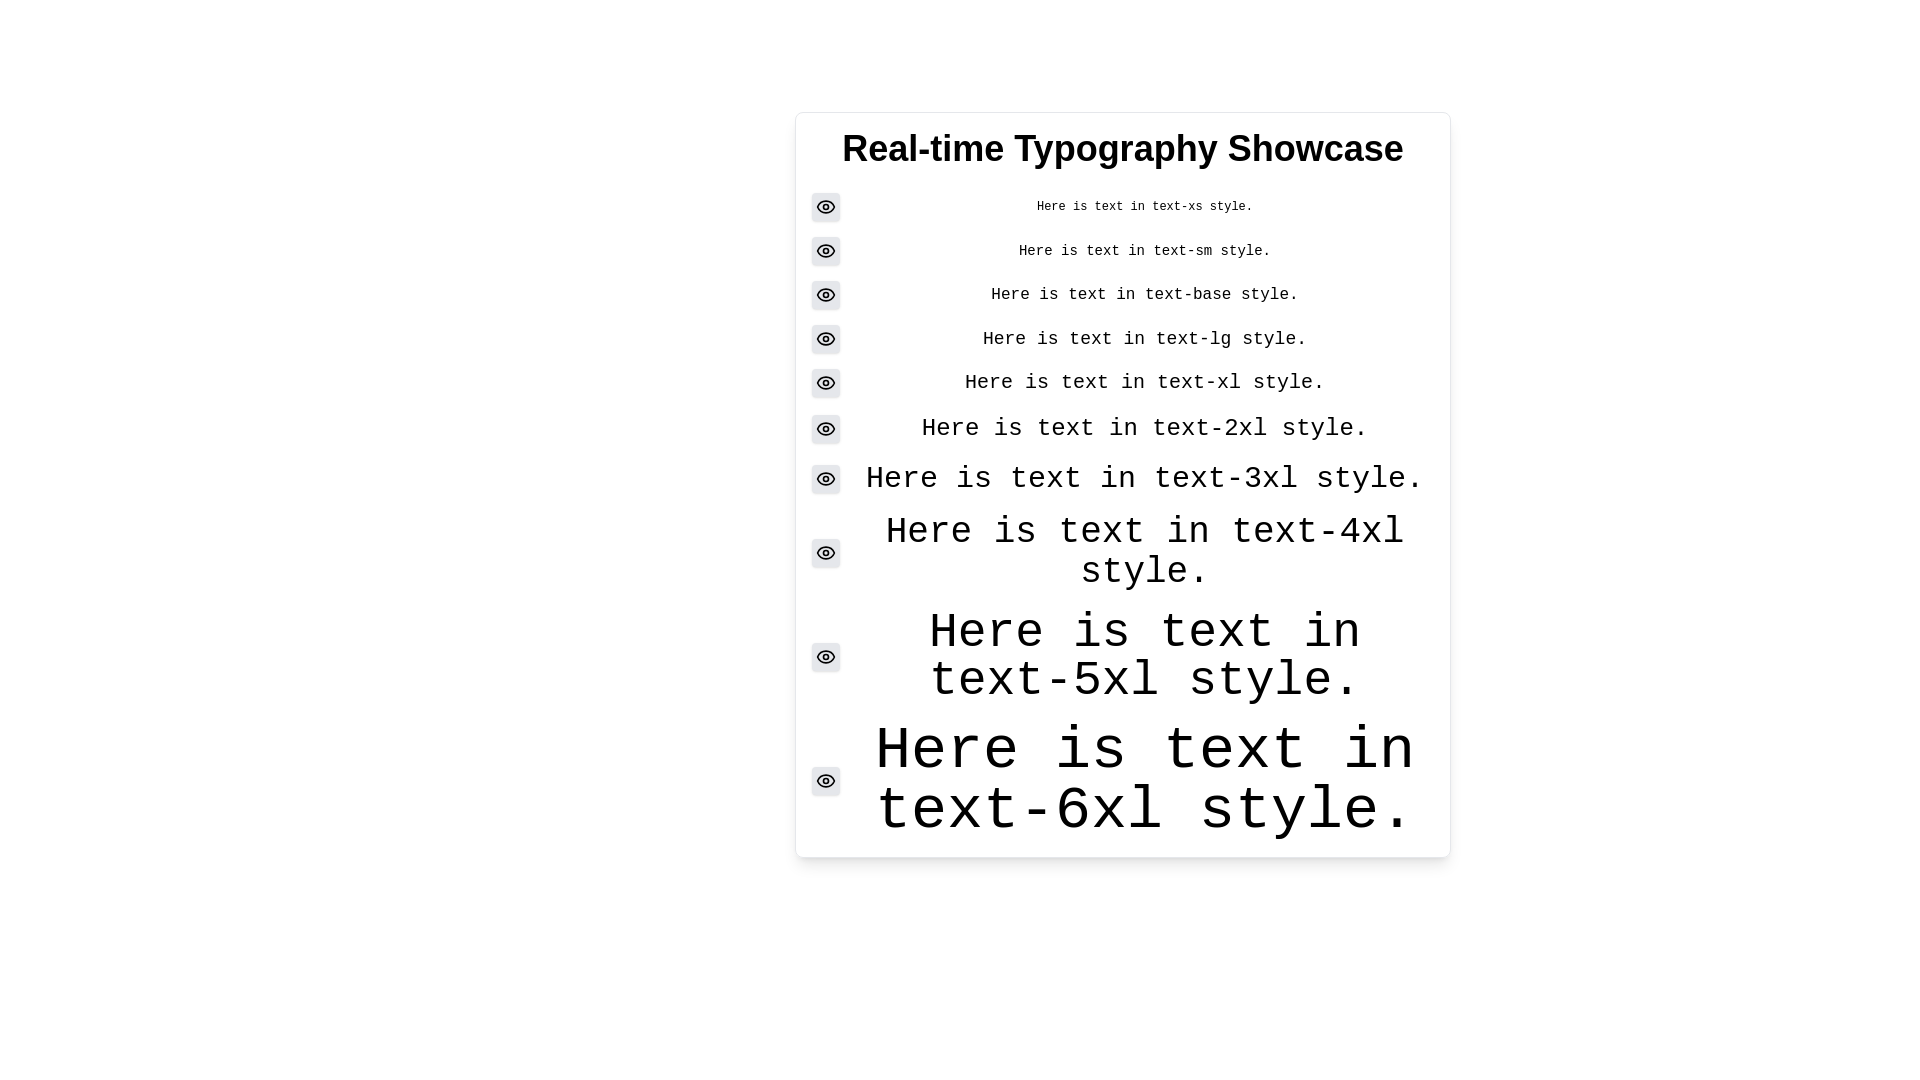  Describe the element at coordinates (1123, 207) in the screenshot. I see `the text display component that reads 'Here is text in text-xs style.' located in the 'Real-time Typography Showcase' section` at that location.